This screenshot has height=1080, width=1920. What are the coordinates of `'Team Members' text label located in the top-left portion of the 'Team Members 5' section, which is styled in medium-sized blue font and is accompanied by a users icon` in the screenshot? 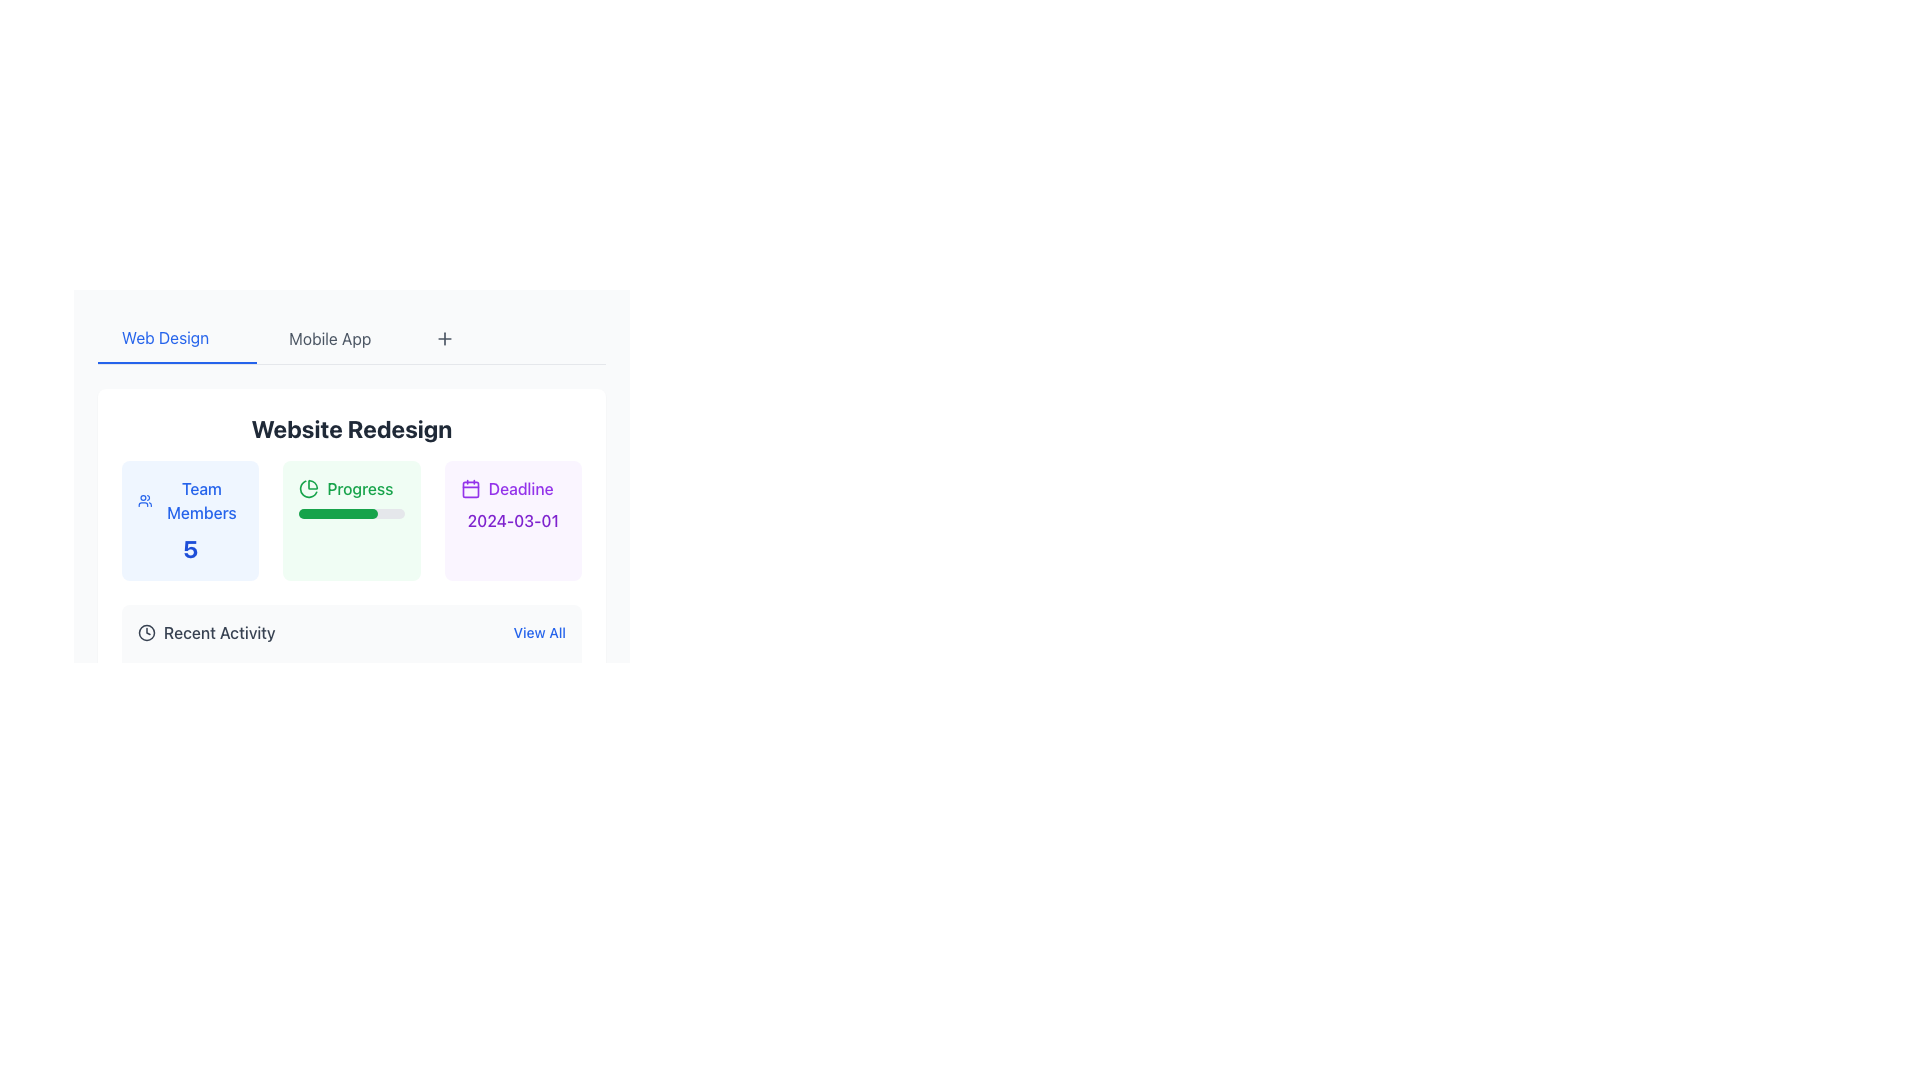 It's located at (190, 500).